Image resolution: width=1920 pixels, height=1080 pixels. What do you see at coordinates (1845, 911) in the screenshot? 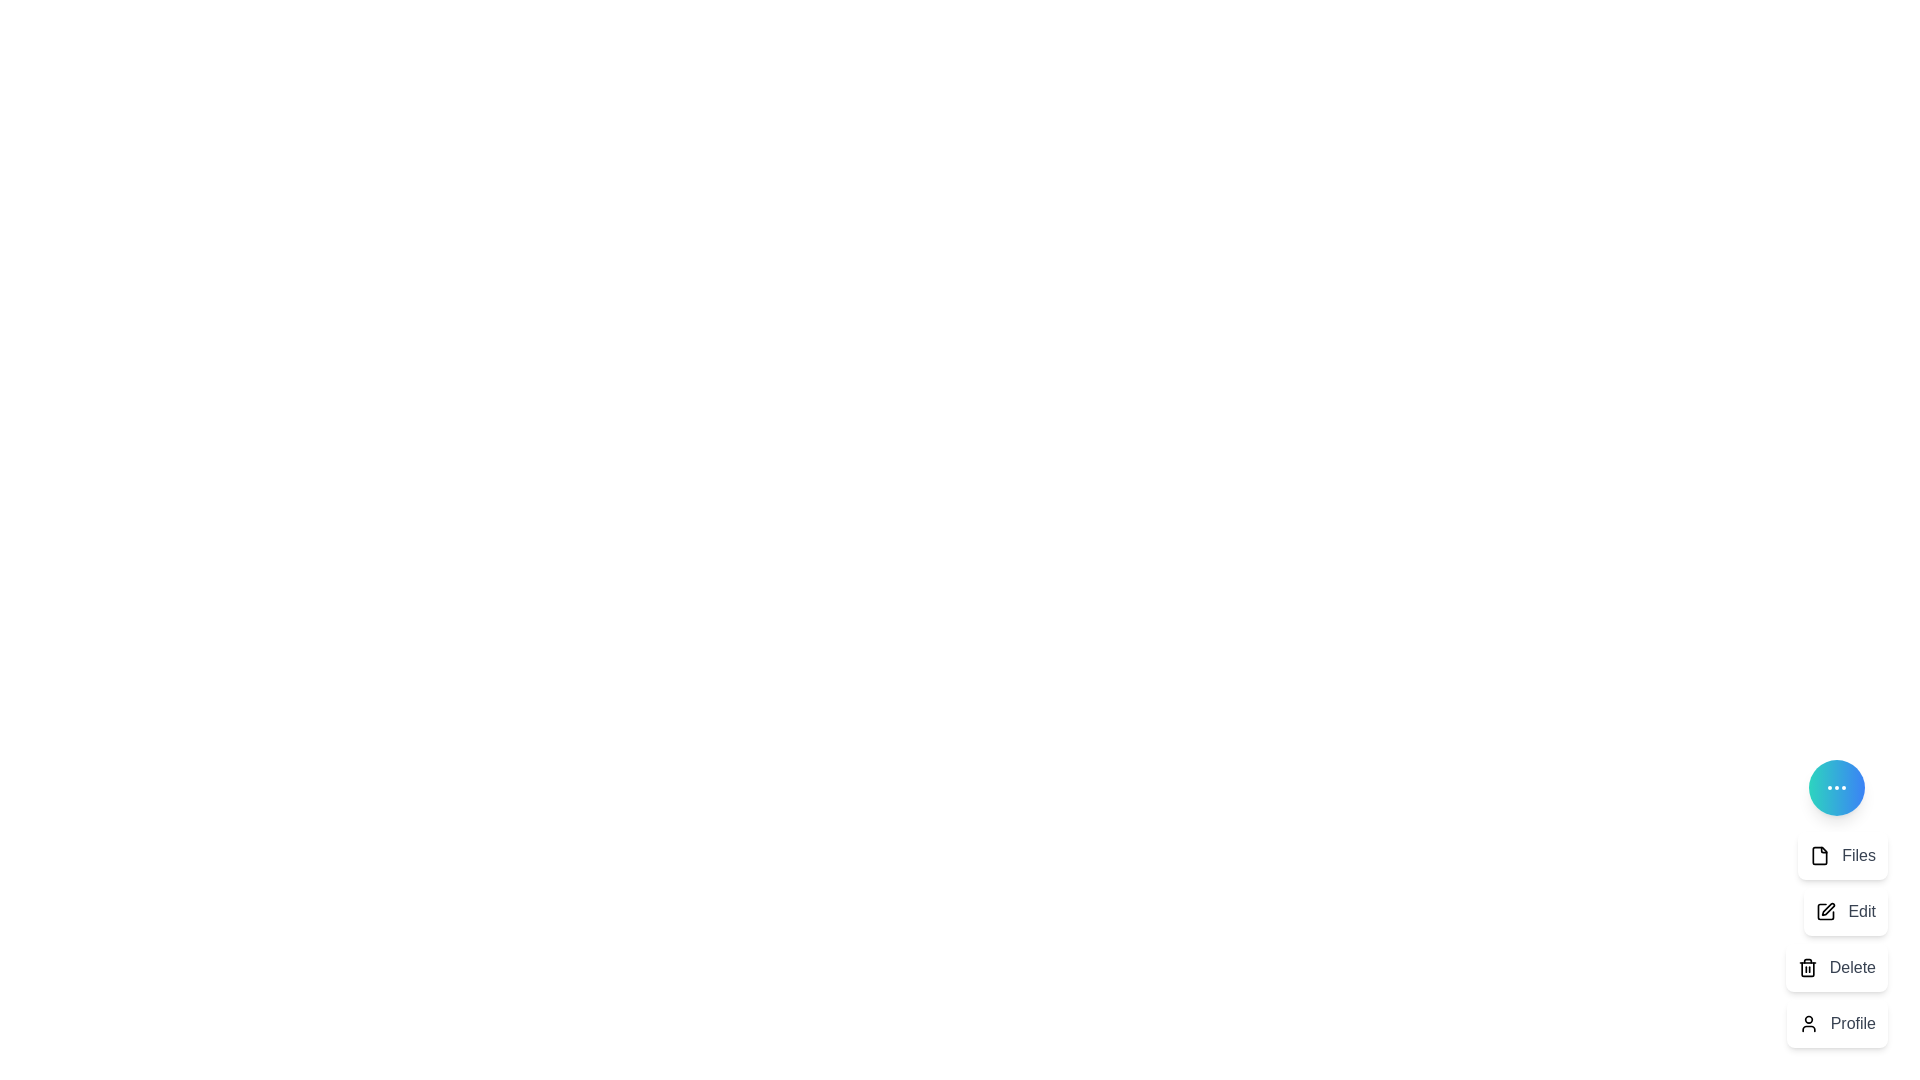
I see `the 'Edit' button in the speed dial menu` at bounding box center [1845, 911].